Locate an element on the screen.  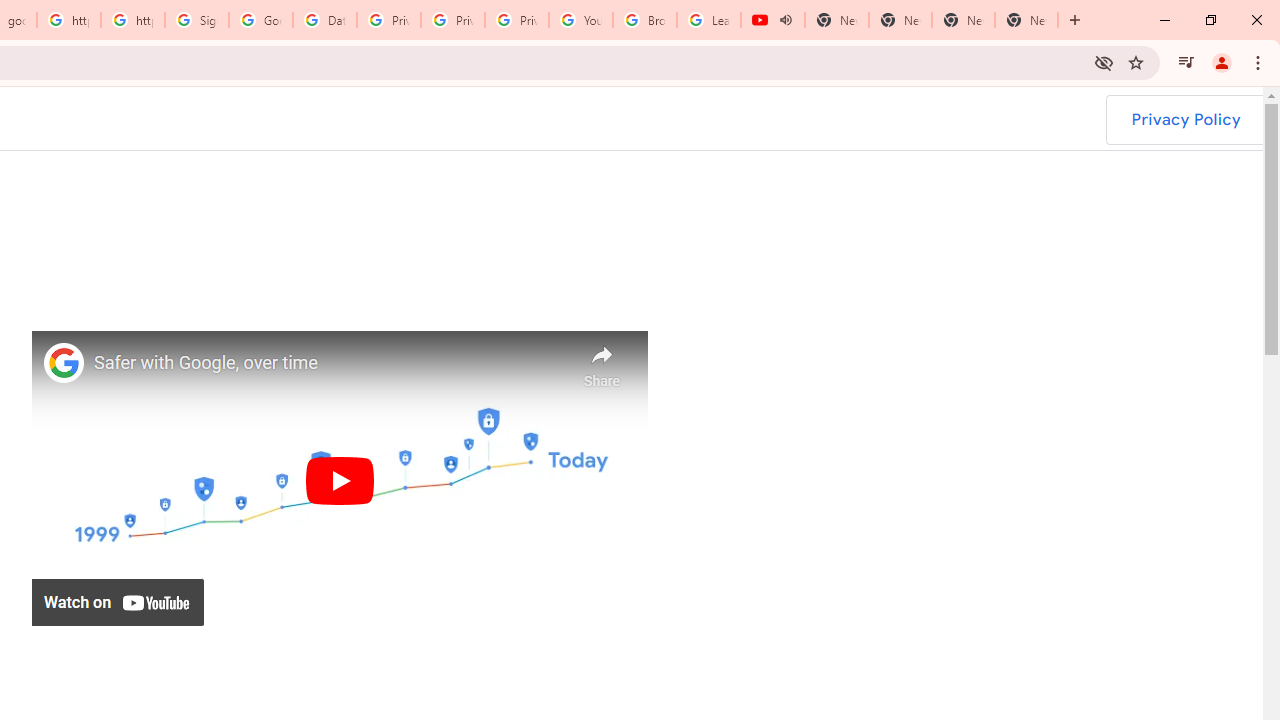
'Play' is located at coordinates (339, 480).